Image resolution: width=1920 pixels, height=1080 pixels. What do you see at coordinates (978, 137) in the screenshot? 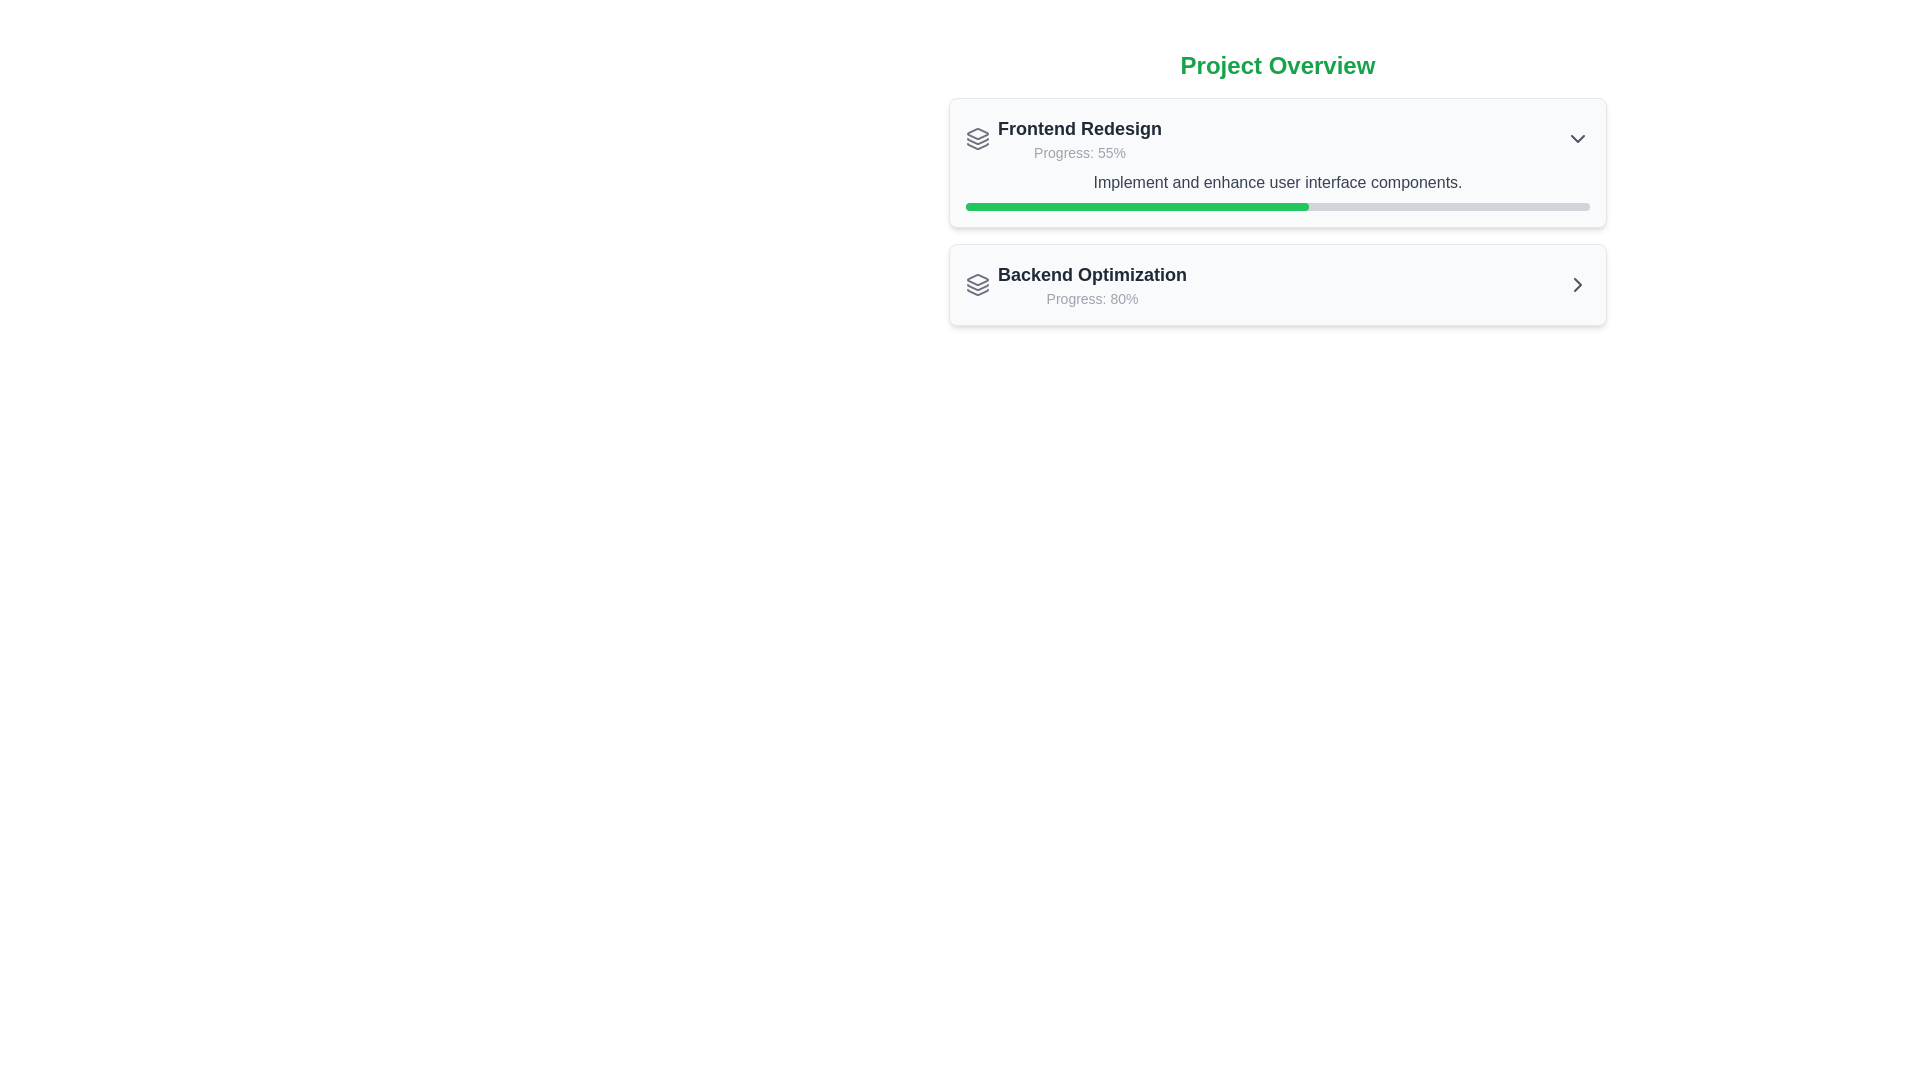
I see `the icon representing the 'Frontend Redesign' project, which is located at the leftmost part of the card displaying the project title` at bounding box center [978, 137].